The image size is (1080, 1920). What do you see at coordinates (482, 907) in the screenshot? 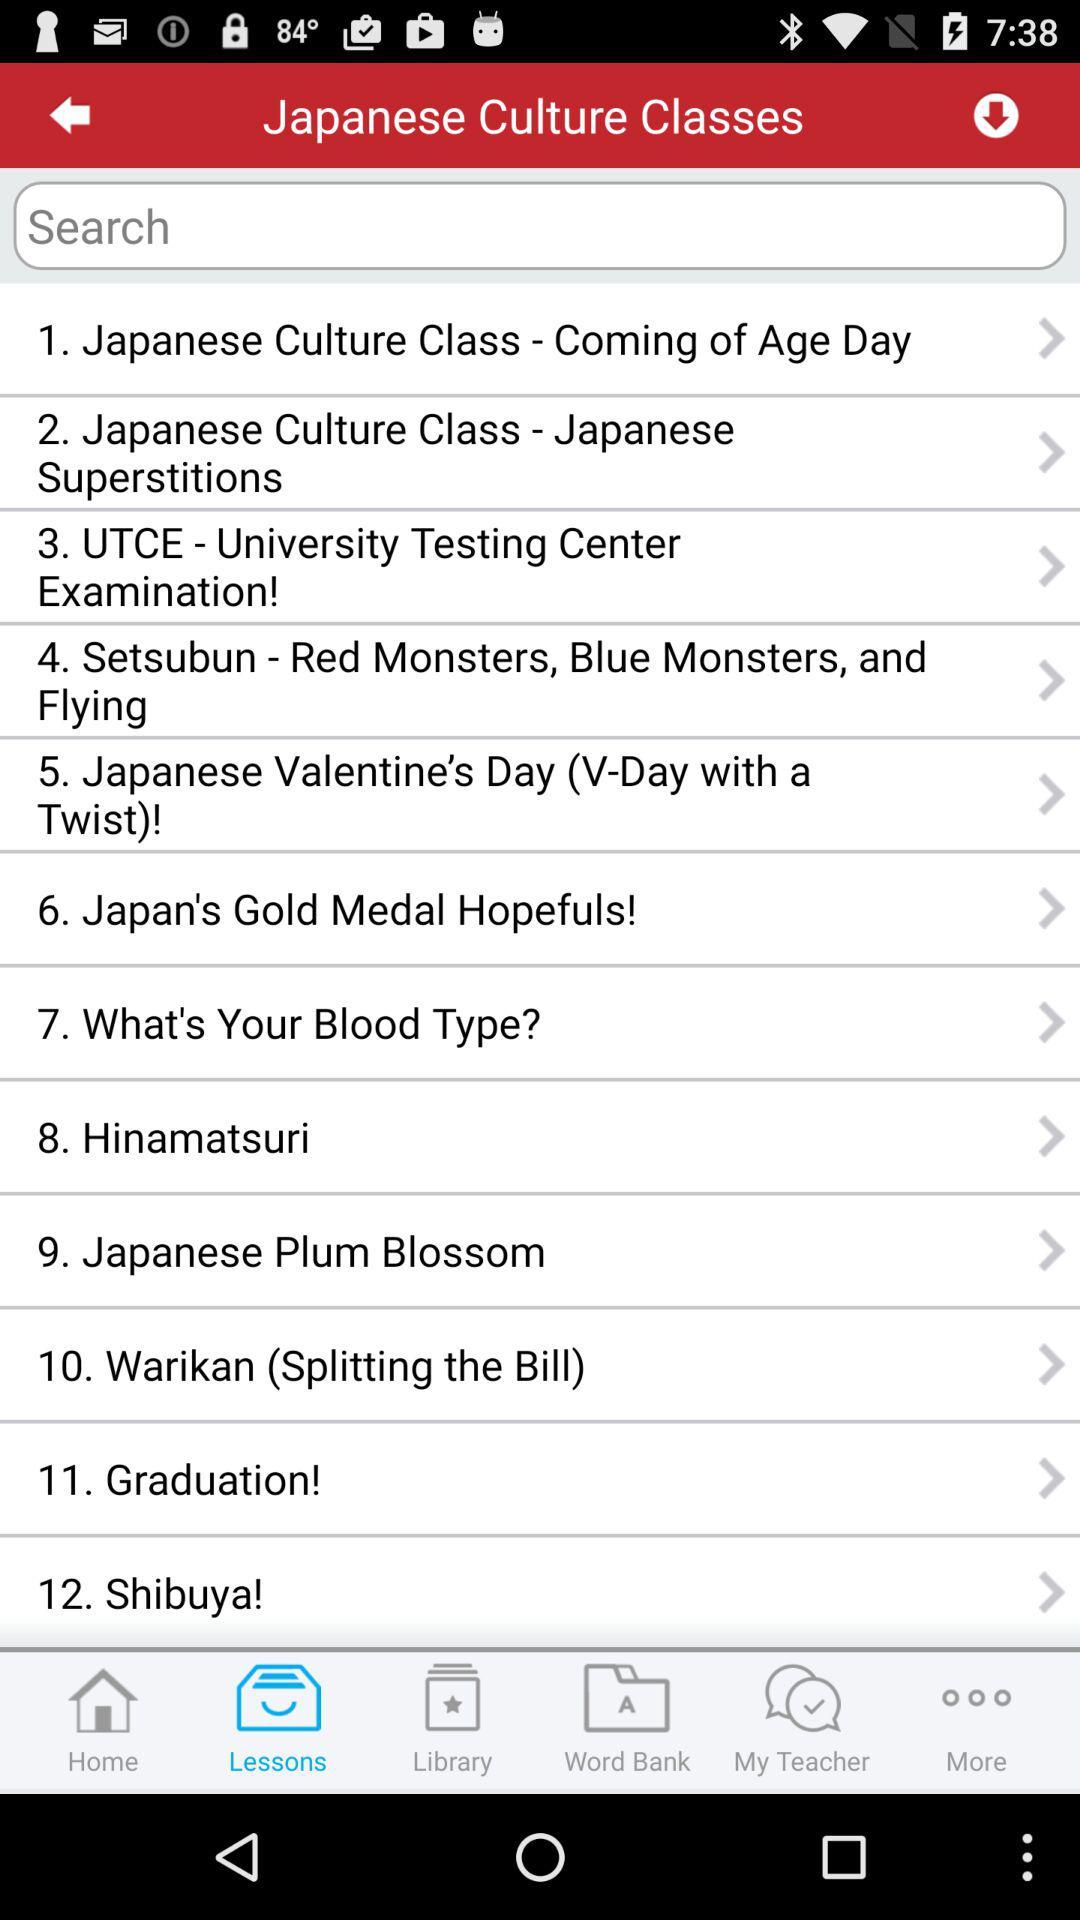
I see `6 japan s item` at bounding box center [482, 907].